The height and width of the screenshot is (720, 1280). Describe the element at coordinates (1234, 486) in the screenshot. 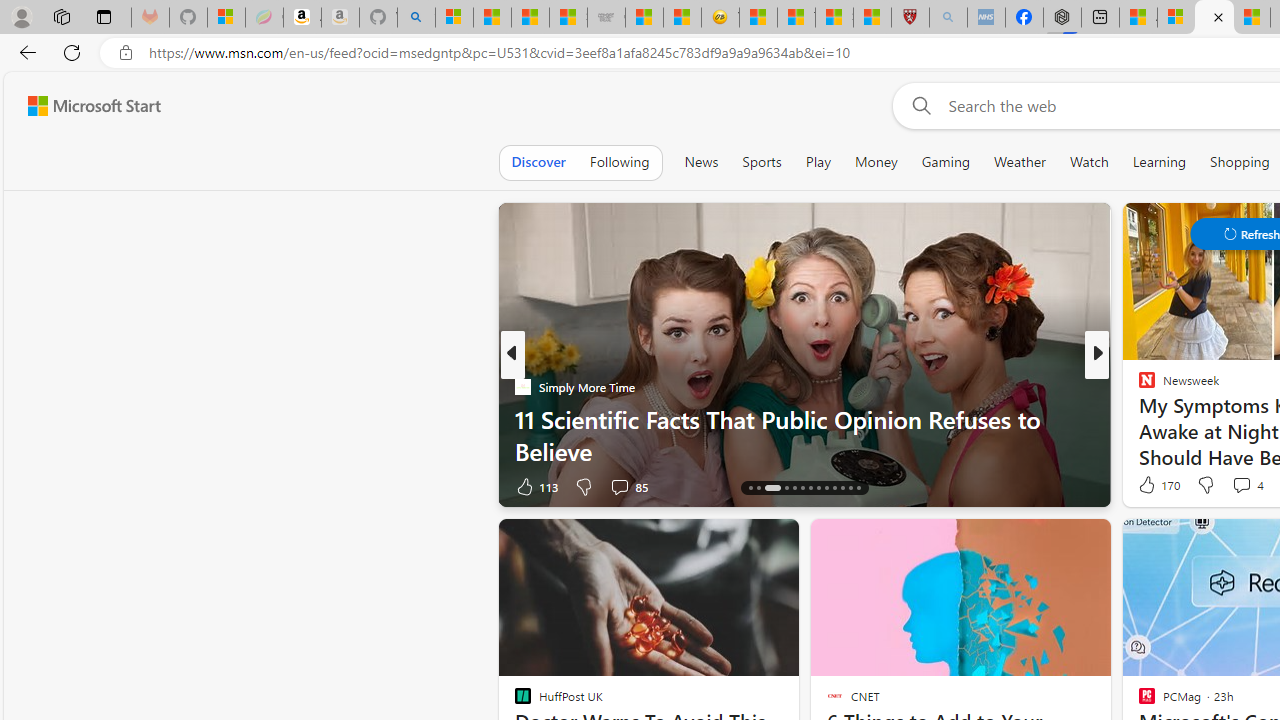

I see `'View comments 18 Comment'` at that location.